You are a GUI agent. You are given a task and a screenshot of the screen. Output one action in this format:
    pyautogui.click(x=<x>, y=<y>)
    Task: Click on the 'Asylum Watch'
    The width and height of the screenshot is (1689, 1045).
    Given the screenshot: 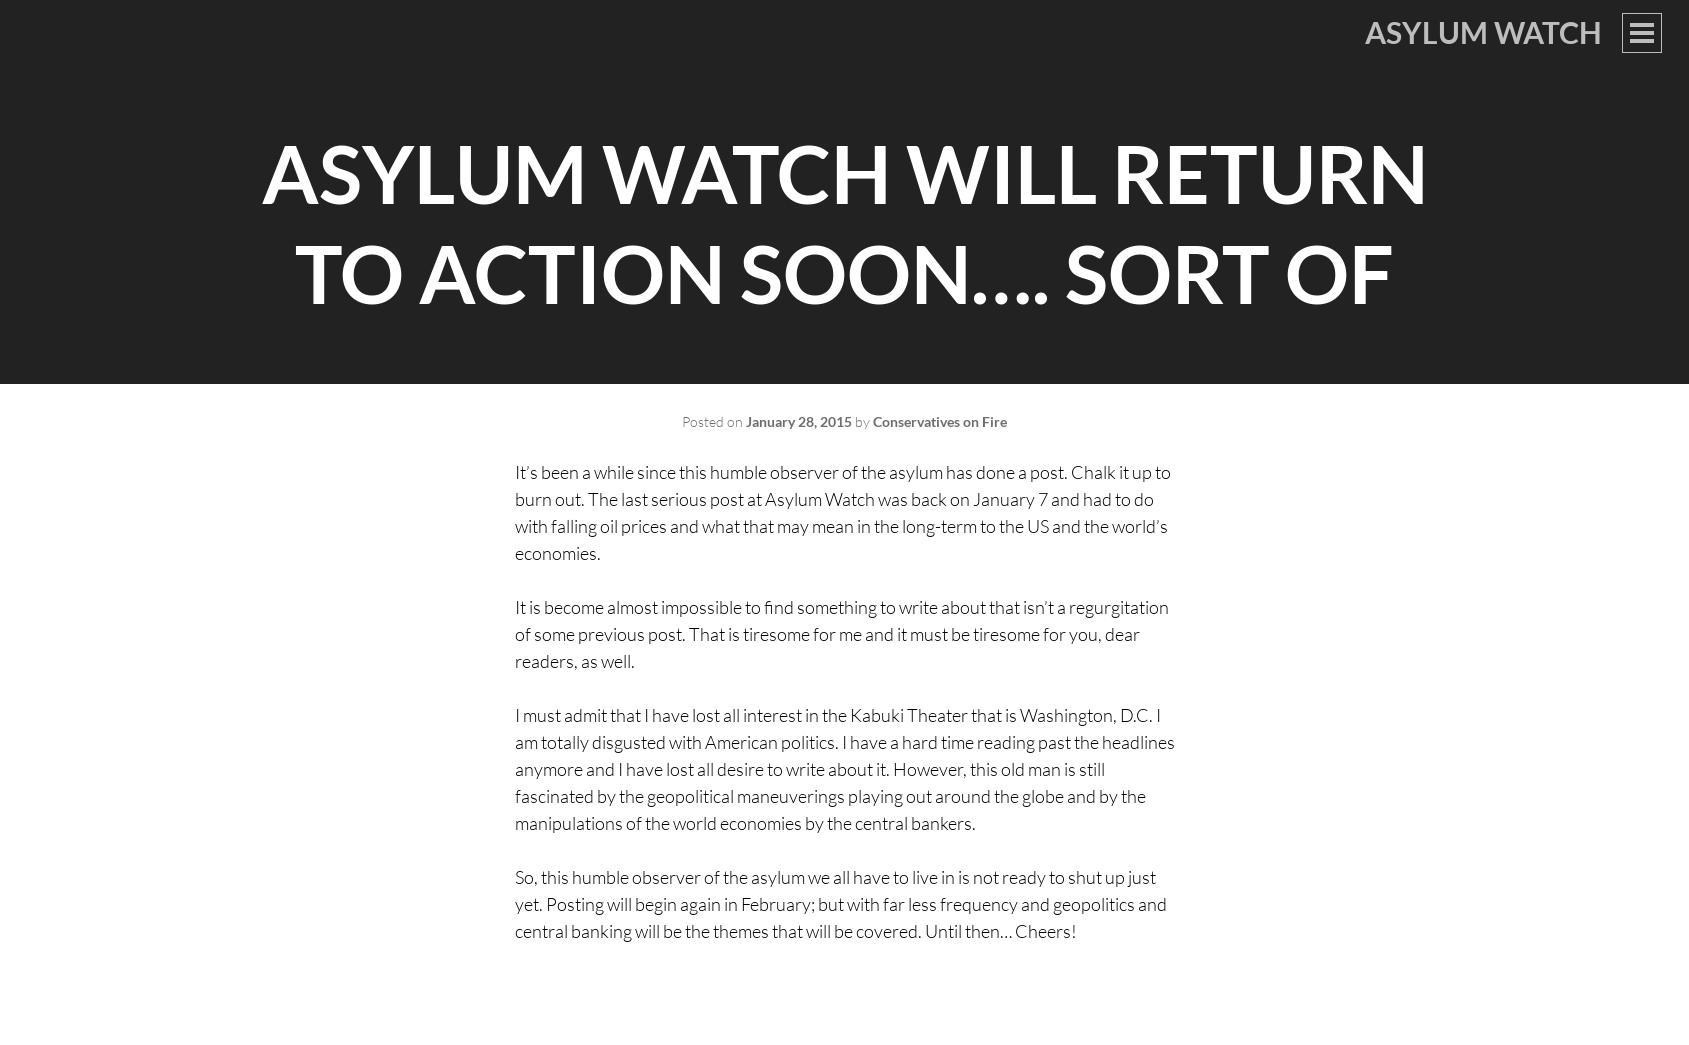 What is the action you would take?
    pyautogui.click(x=1483, y=30)
    